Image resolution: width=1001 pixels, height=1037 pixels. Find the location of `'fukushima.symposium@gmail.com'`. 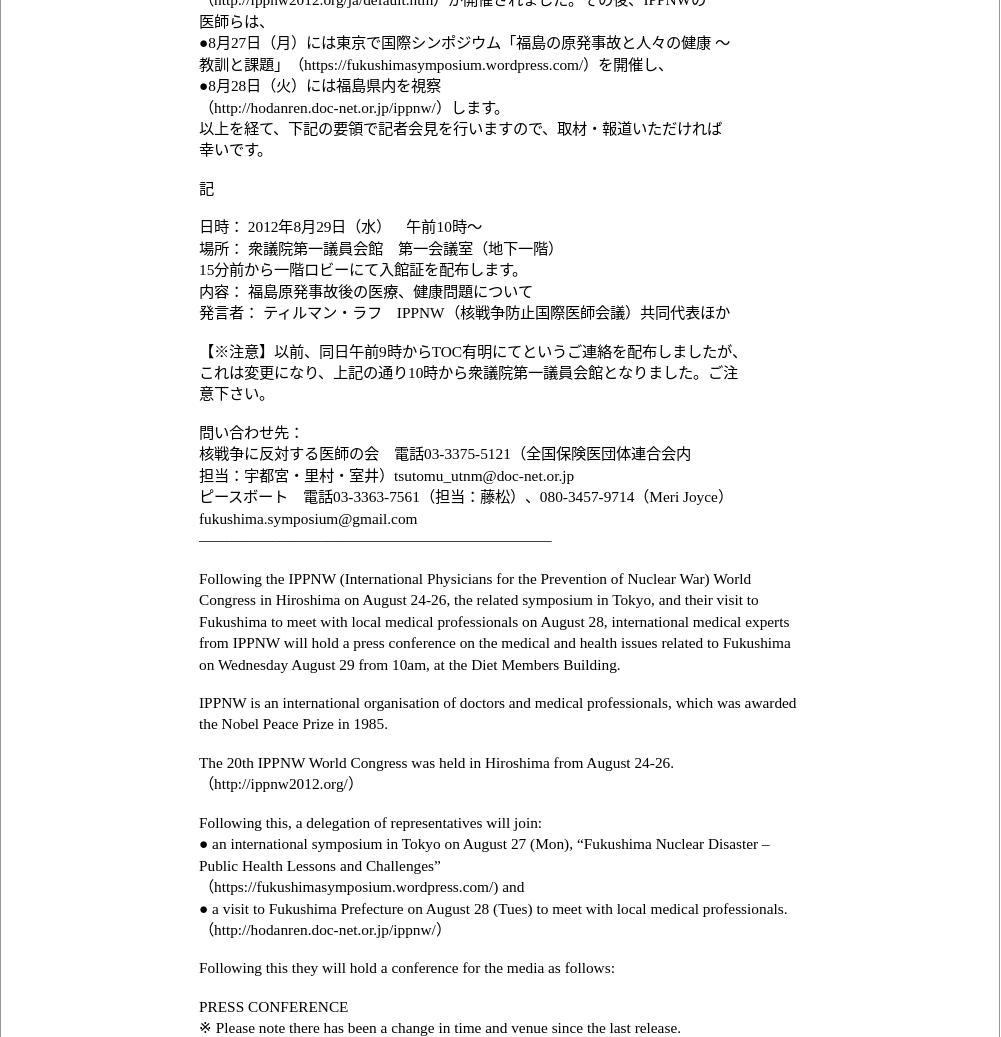

'fukushima.symposium@gmail.com' is located at coordinates (308, 516).